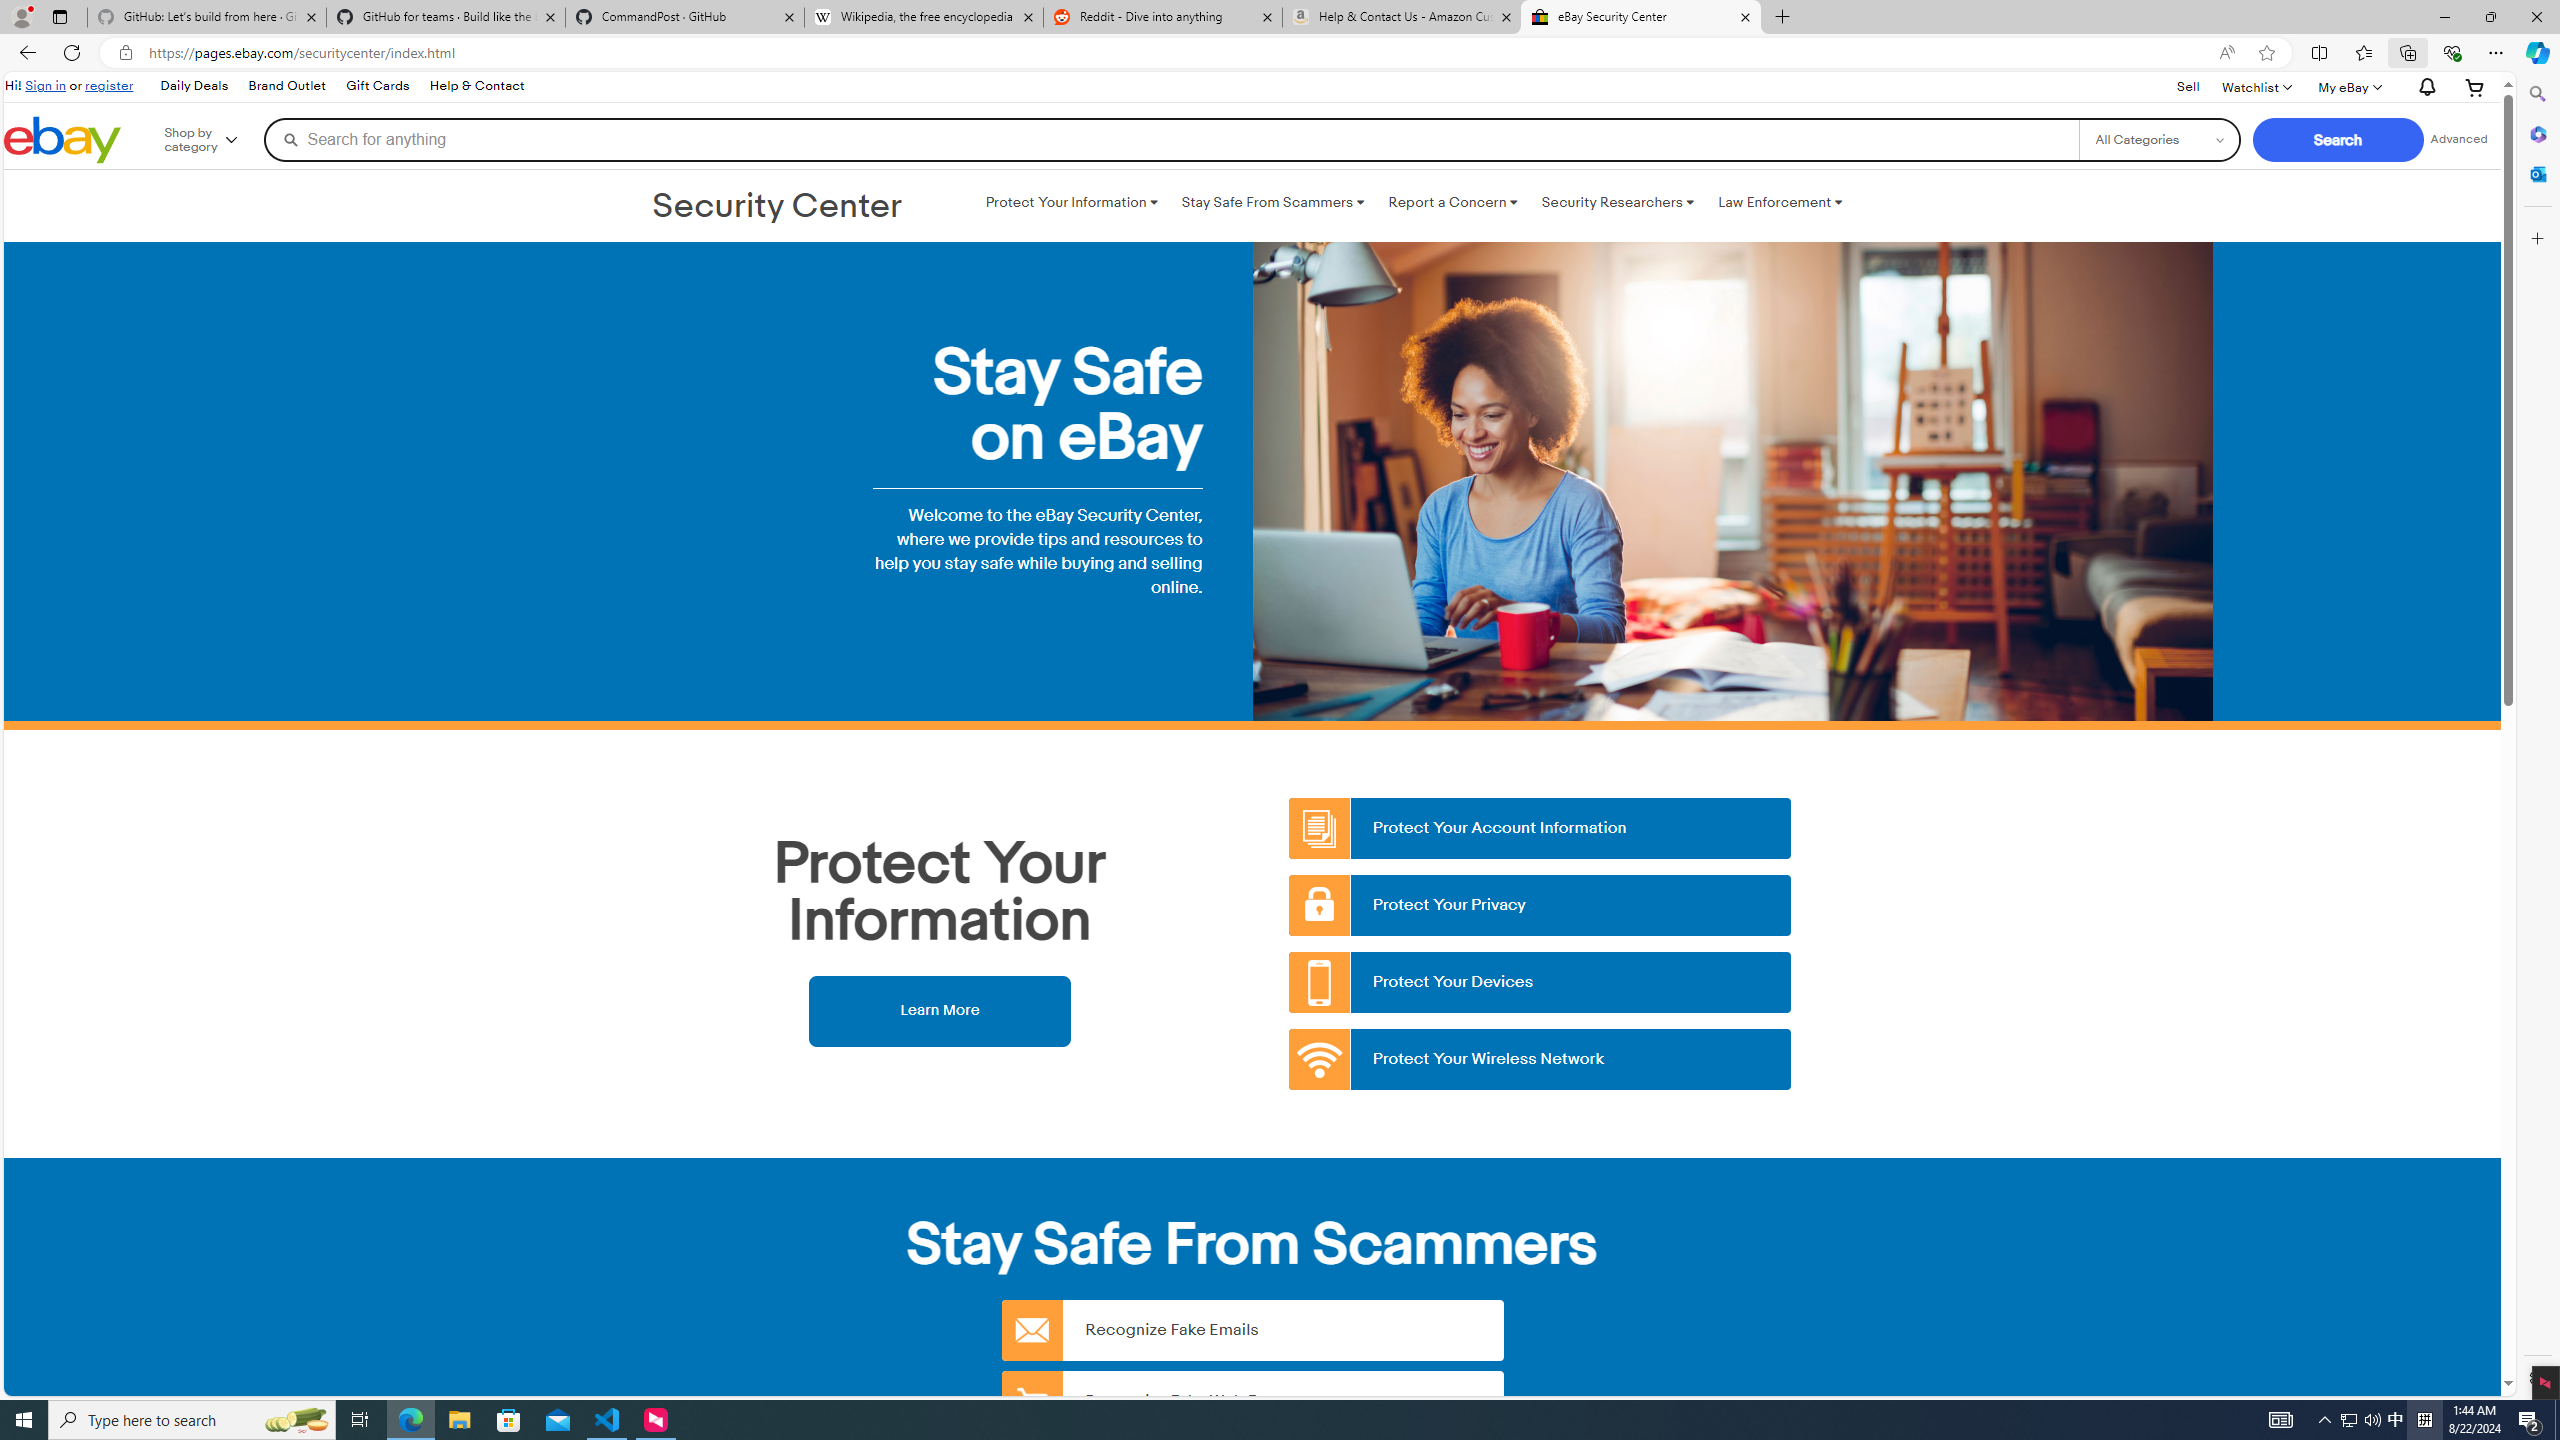 The image size is (2560, 1440). Describe the element at coordinates (192, 85) in the screenshot. I see `'Daily Deals'` at that location.